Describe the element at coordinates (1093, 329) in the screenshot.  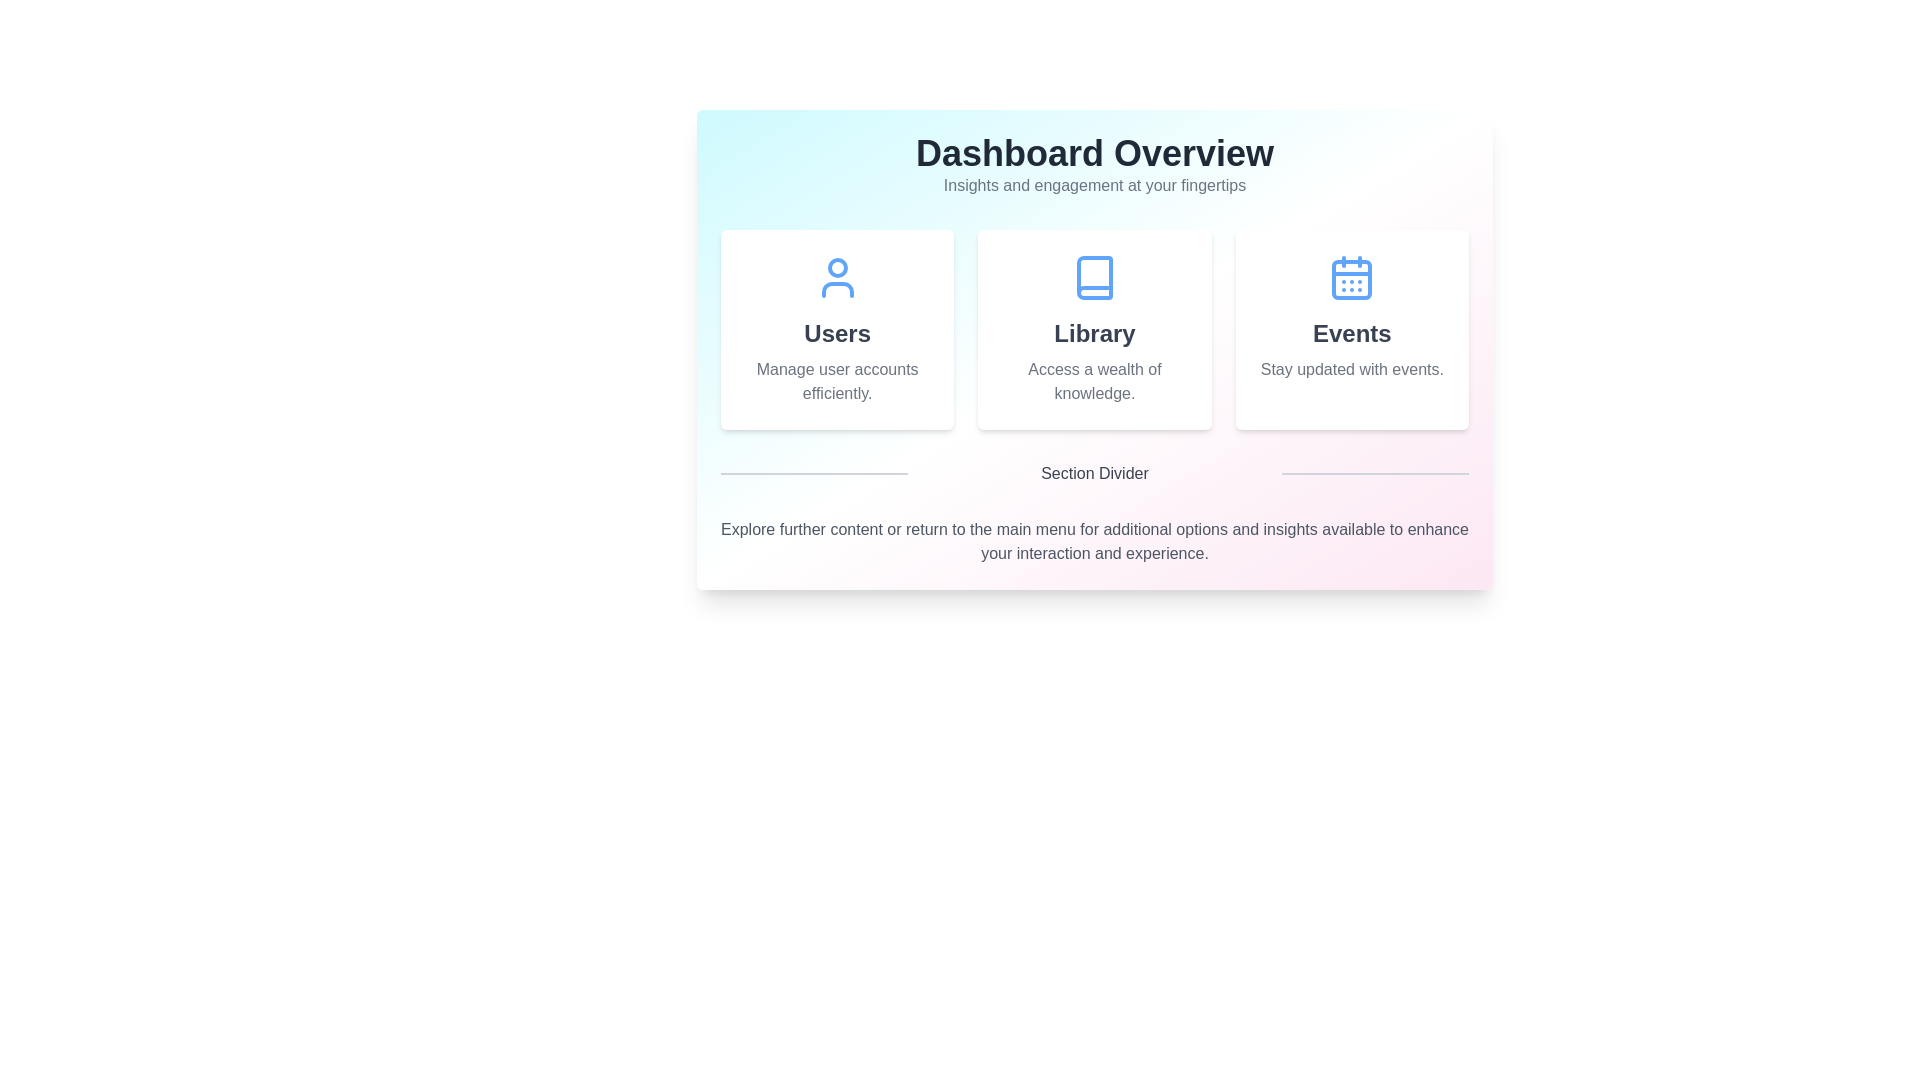
I see `the central Static informational card that represents the 'Library' category, positioned in the center of a three-column grid layout` at that location.